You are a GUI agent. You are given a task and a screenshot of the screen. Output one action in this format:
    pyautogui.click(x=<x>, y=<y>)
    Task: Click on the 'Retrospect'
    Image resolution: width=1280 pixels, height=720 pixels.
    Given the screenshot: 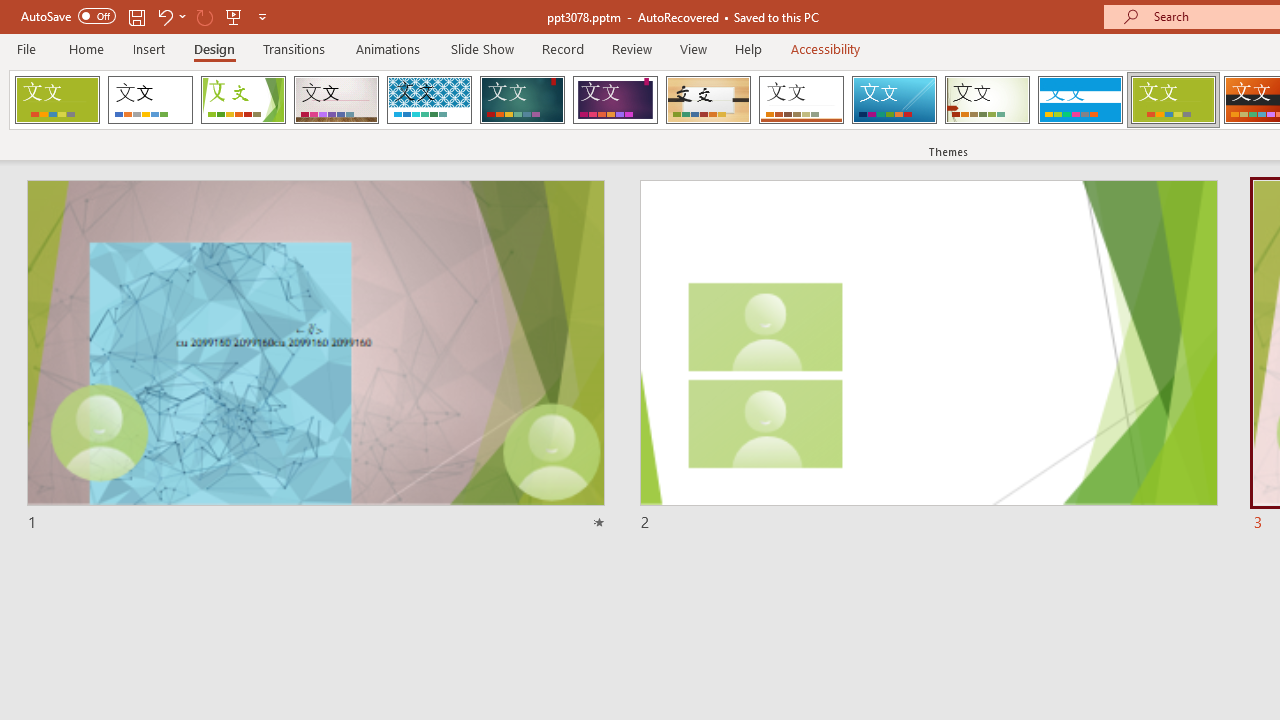 What is the action you would take?
    pyautogui.click(x=801, y=100)
    